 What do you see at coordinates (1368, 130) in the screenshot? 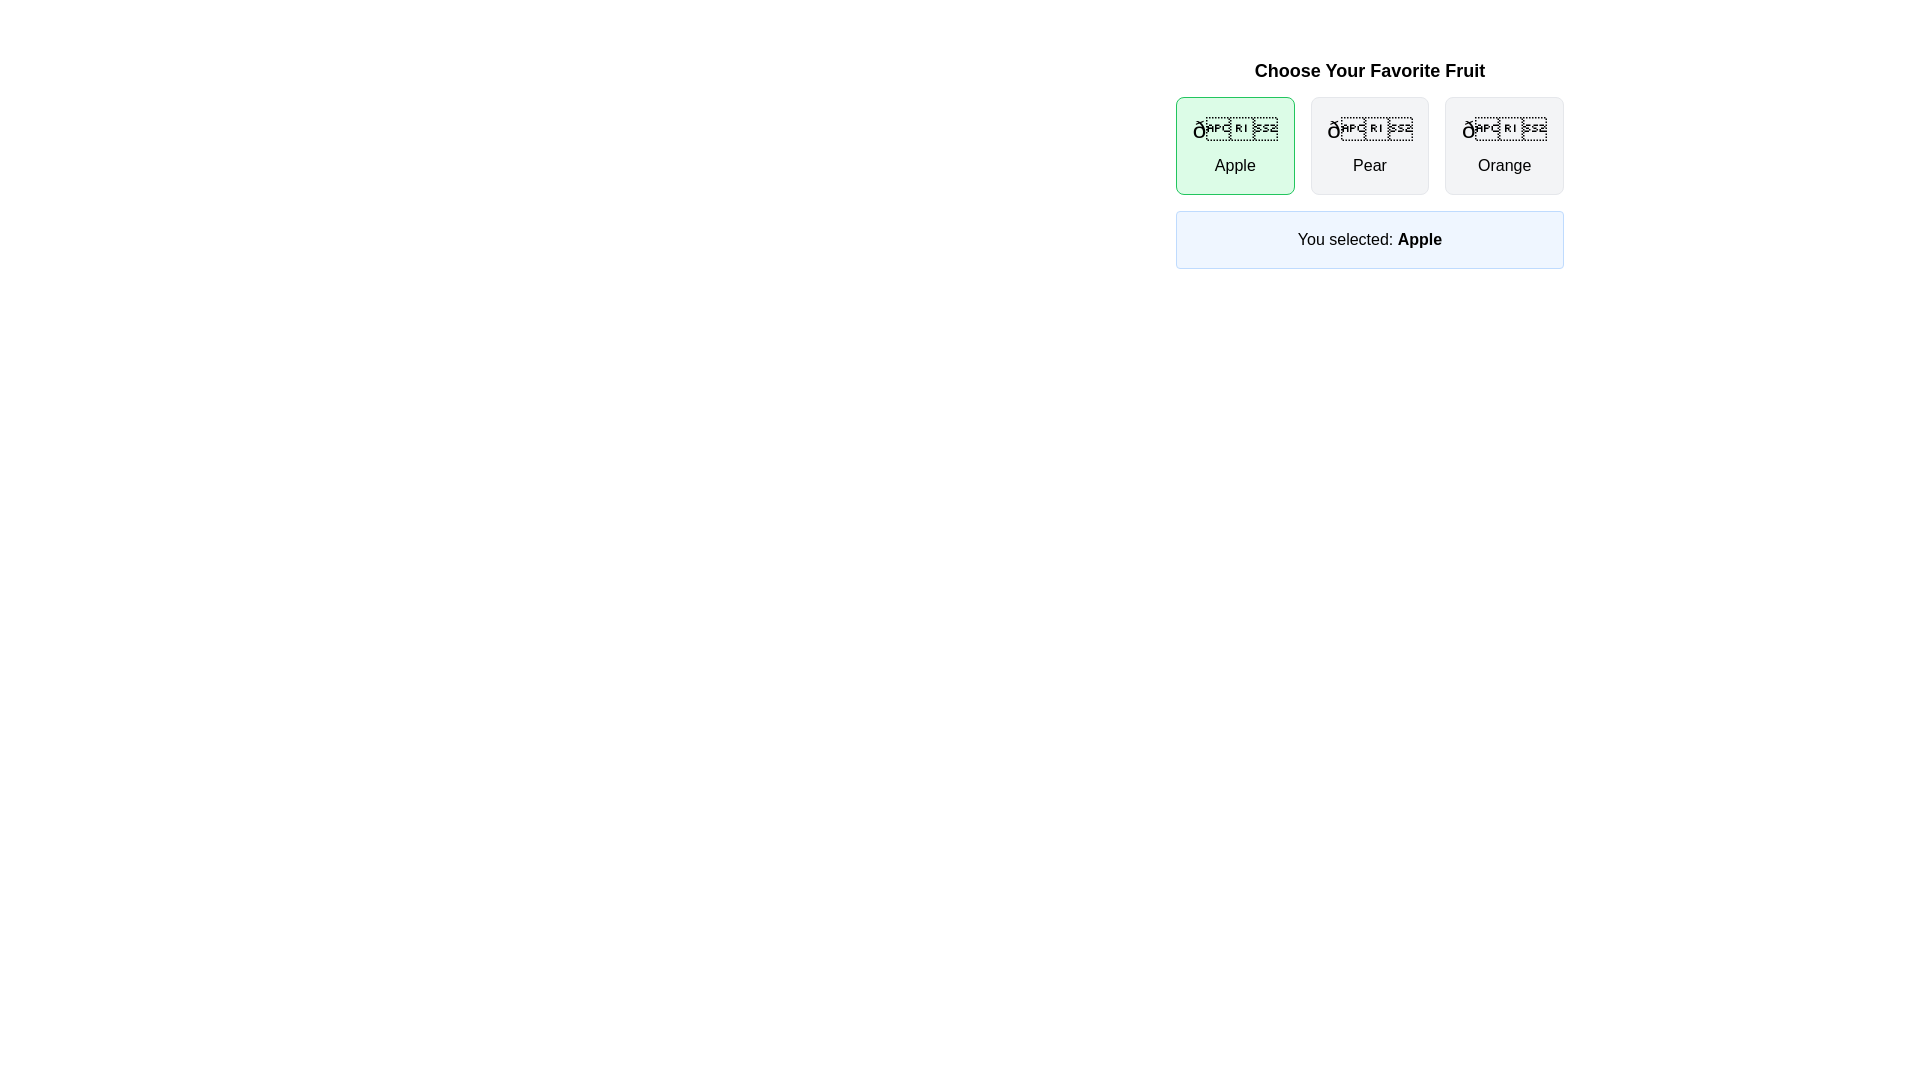
I see `the large pear emoji displayed in bold font, centrally located in the second column of the card labeled 'Pear', above the text 'Pear'` at bounding box center [1368, 130].